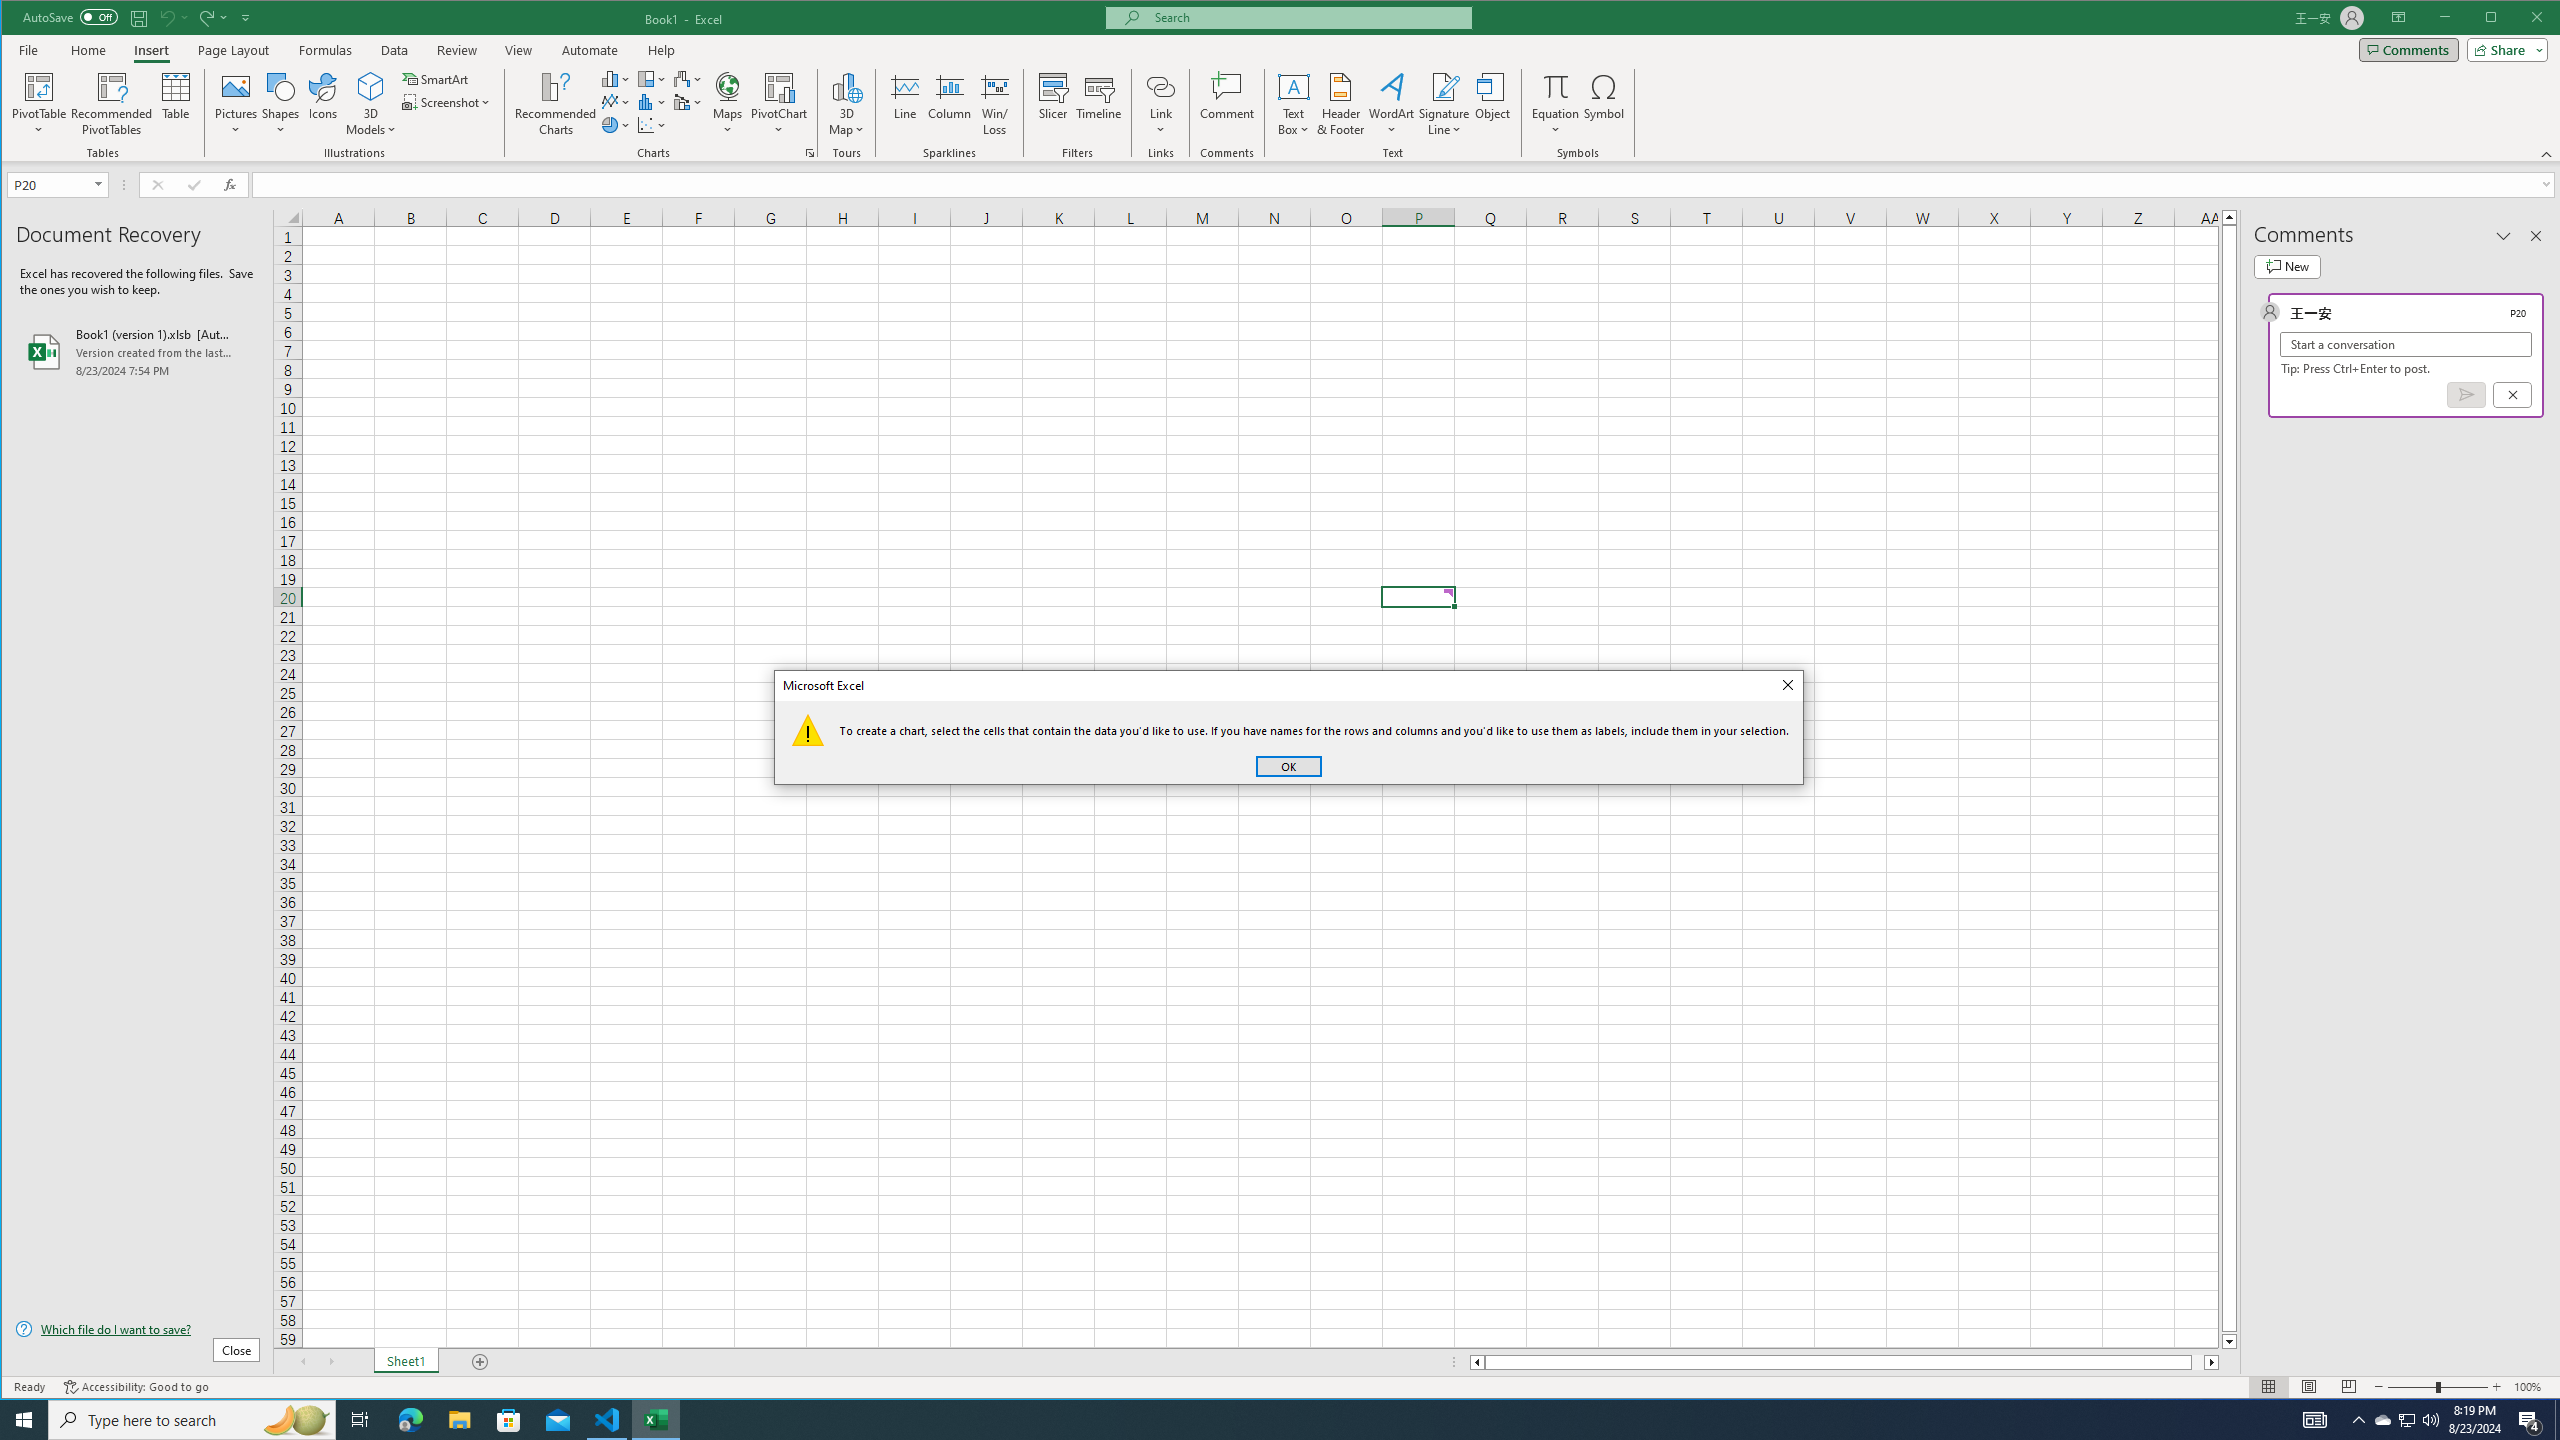 This screenshot has height=1440, width=2560. Describe the element at coordinates (688, 78) in the screenshot. I see `'Insert Waterfall, Funnel, Stock, Surface, or Radar Chart'` at that location.